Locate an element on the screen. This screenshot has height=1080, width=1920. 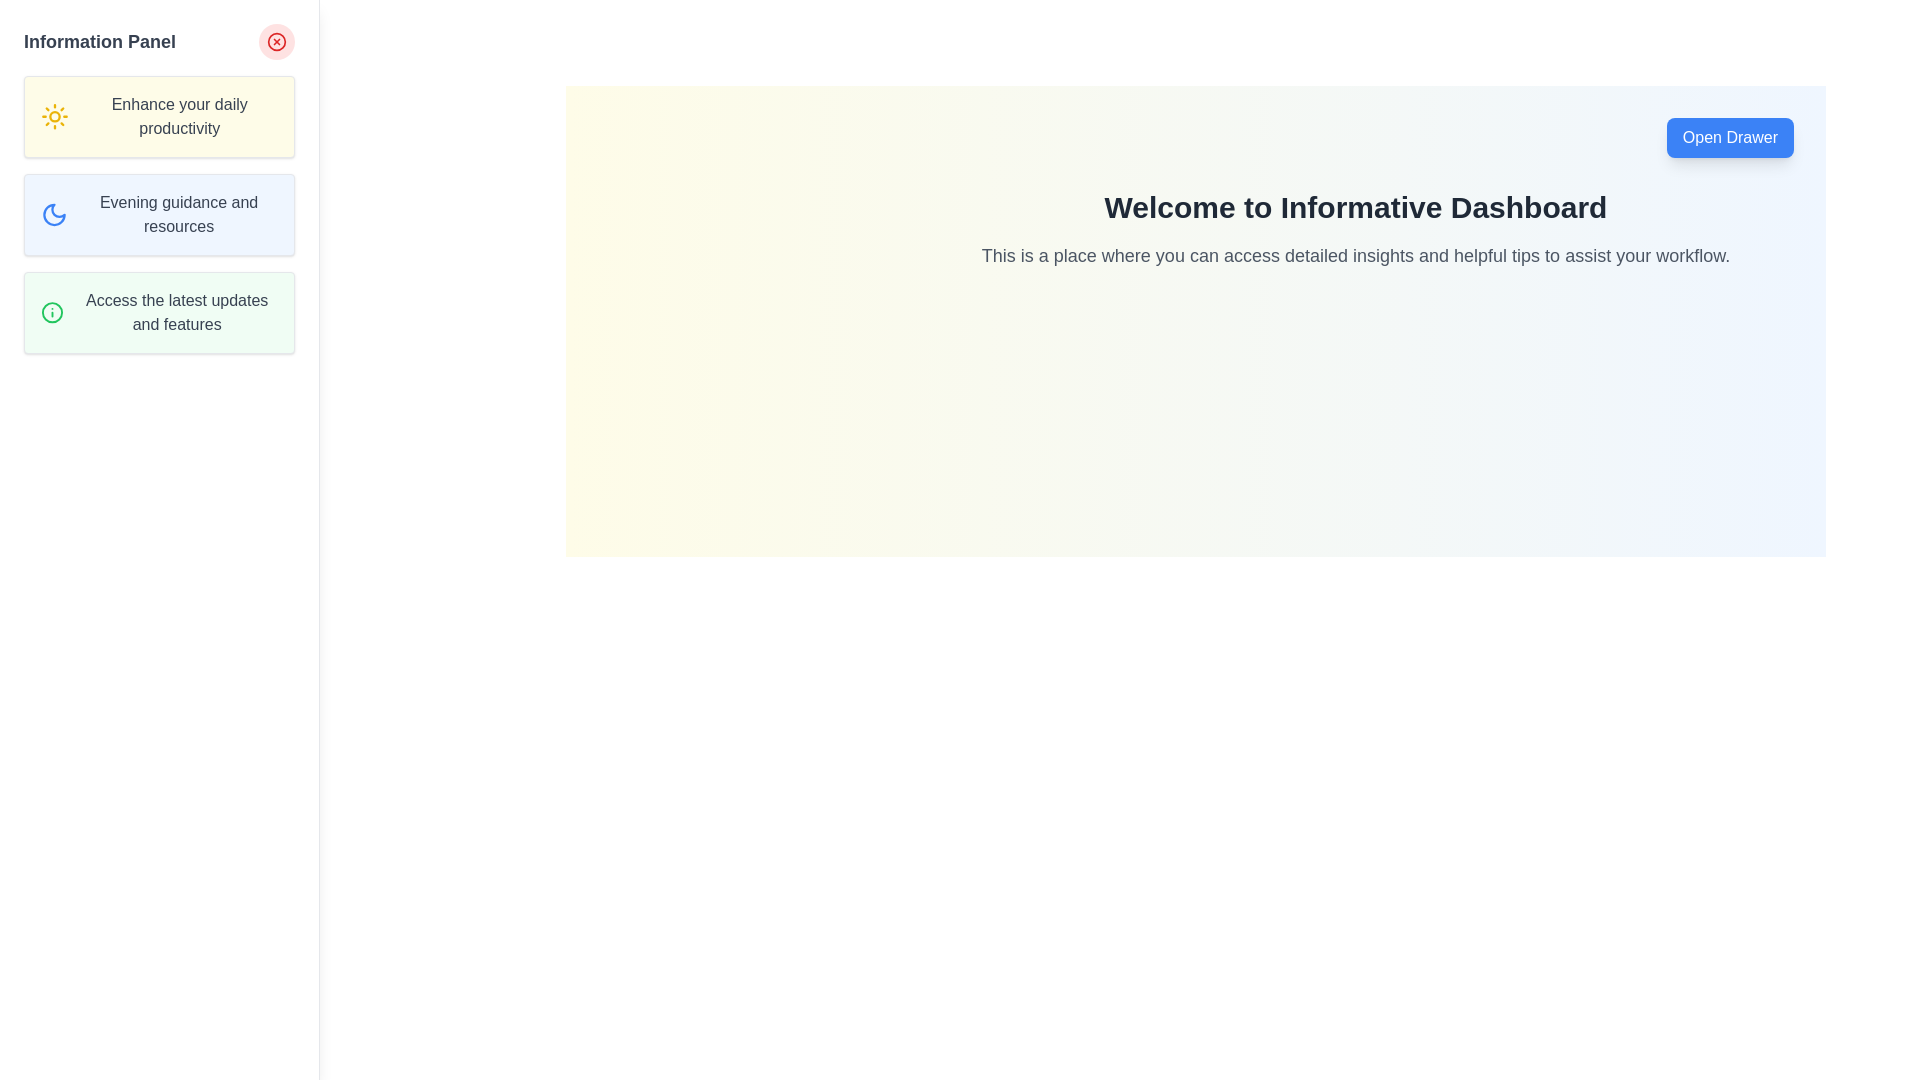
the circular graphic element located within the red button is located at coordinates (276, 42).